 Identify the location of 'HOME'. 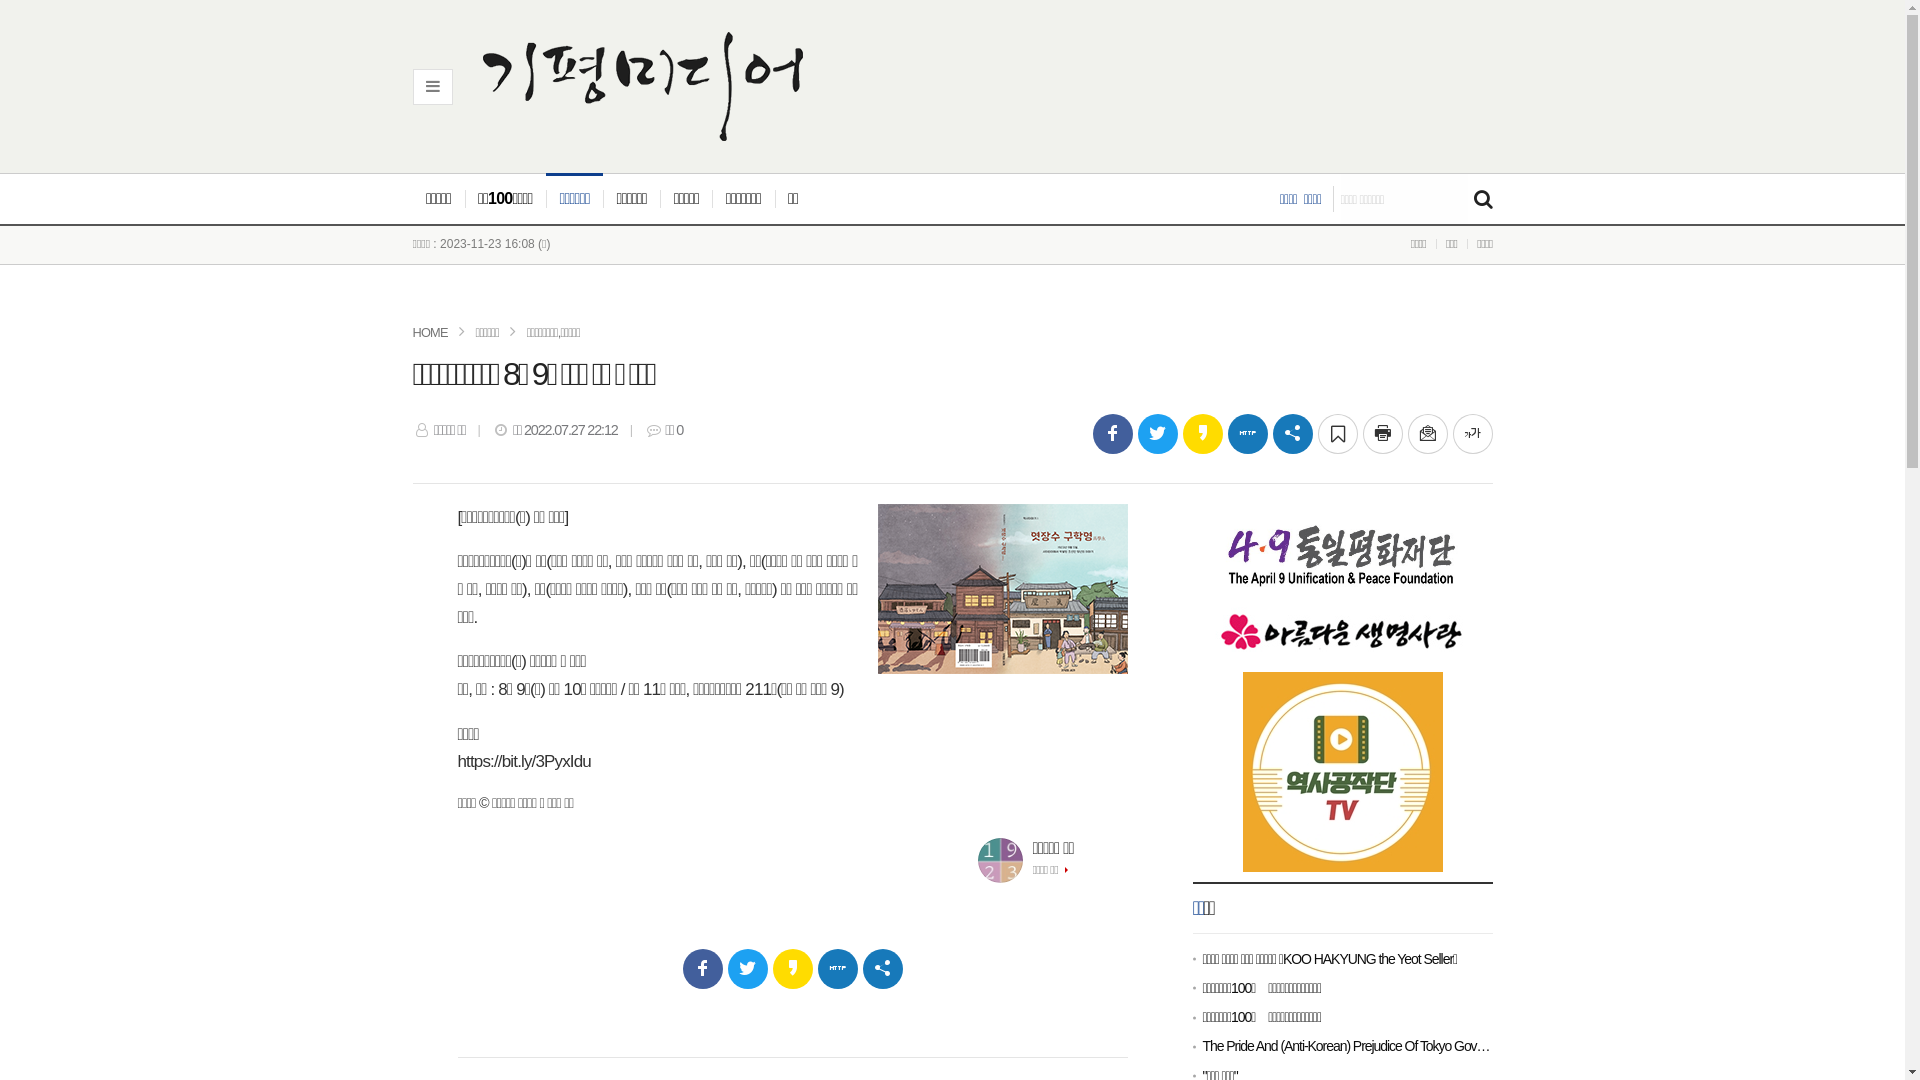
(428, 331).